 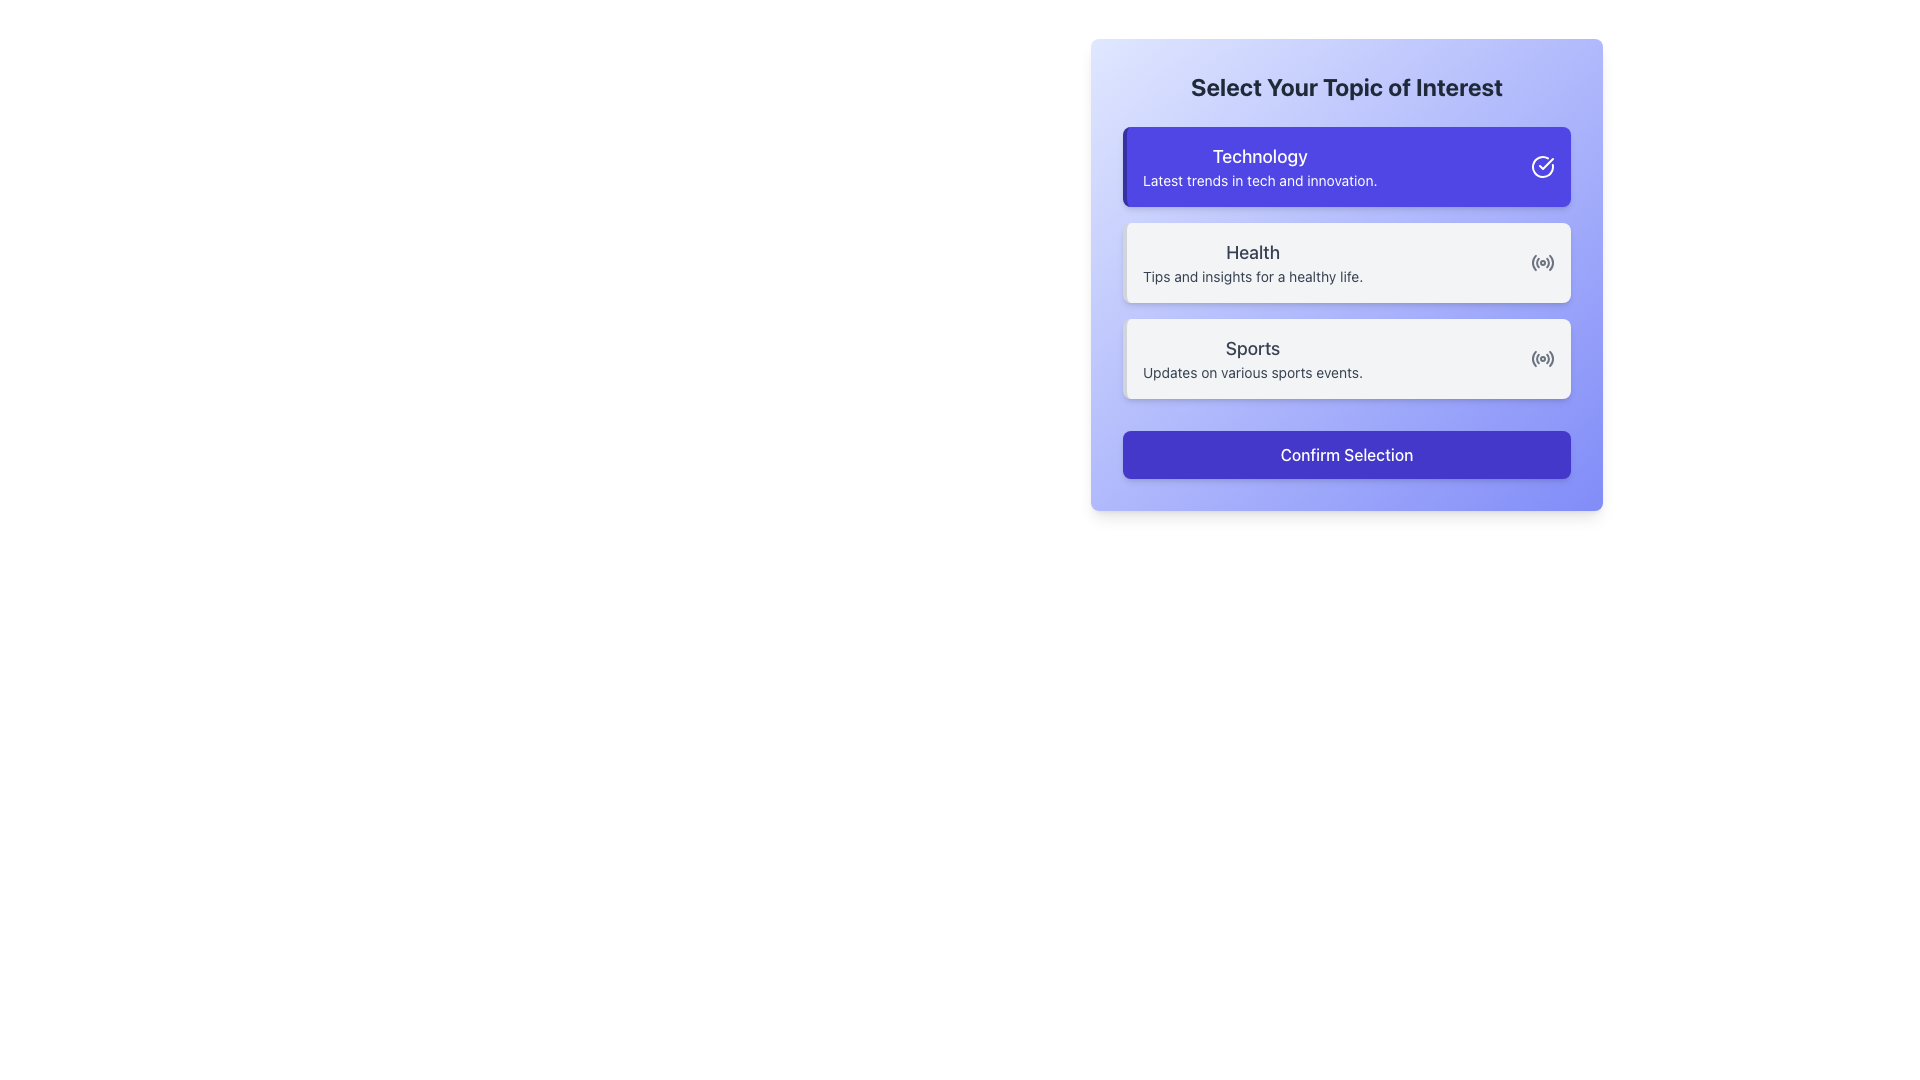 What do you see at coordinates (1259, 156) in the screenshot?
I see `the text label that reads 'Technology', which is styled in white on a purple background and is positioned at the top of the card` at bounding box center [1259, 156].